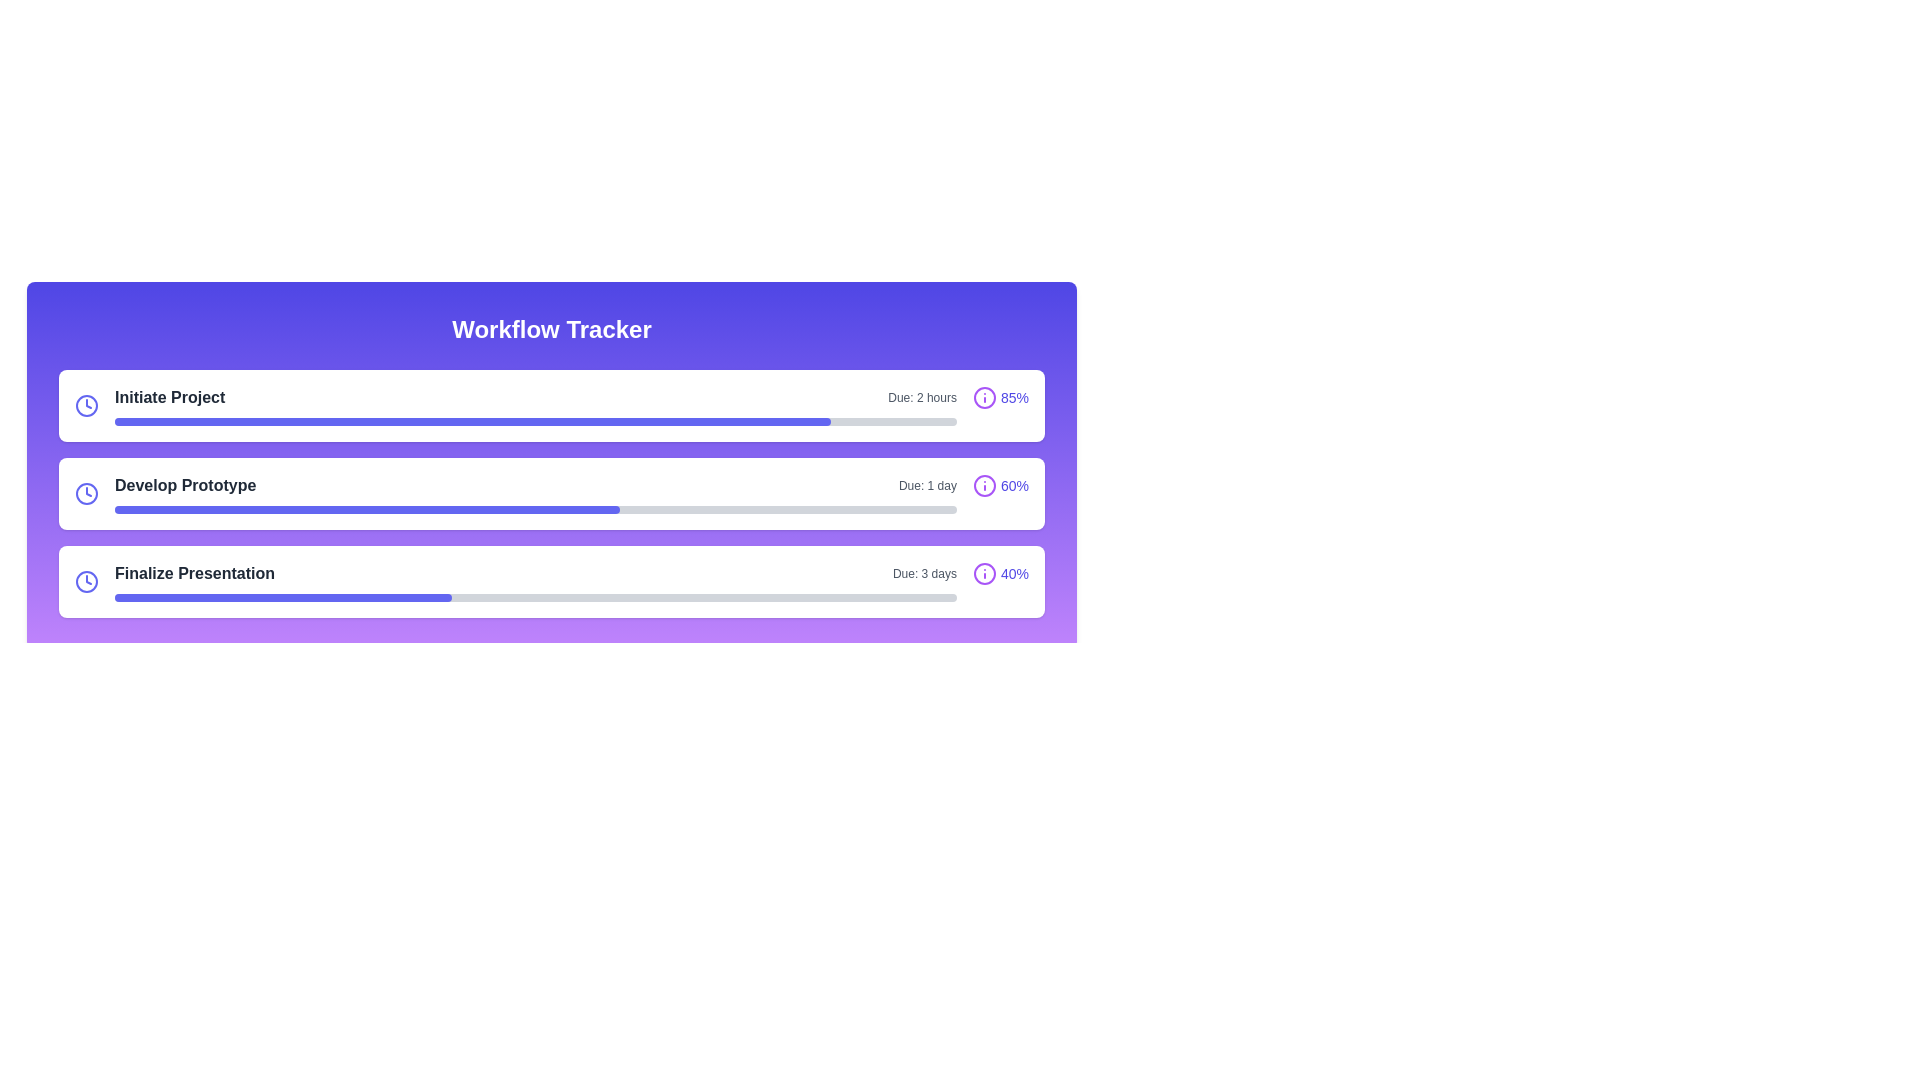  I want to click on the small indigo clock icon placed inside a circular outline next to the task title 'Finalize Presentation' in the bottom-most row of the workflow tracker layout, so click(85, 582).